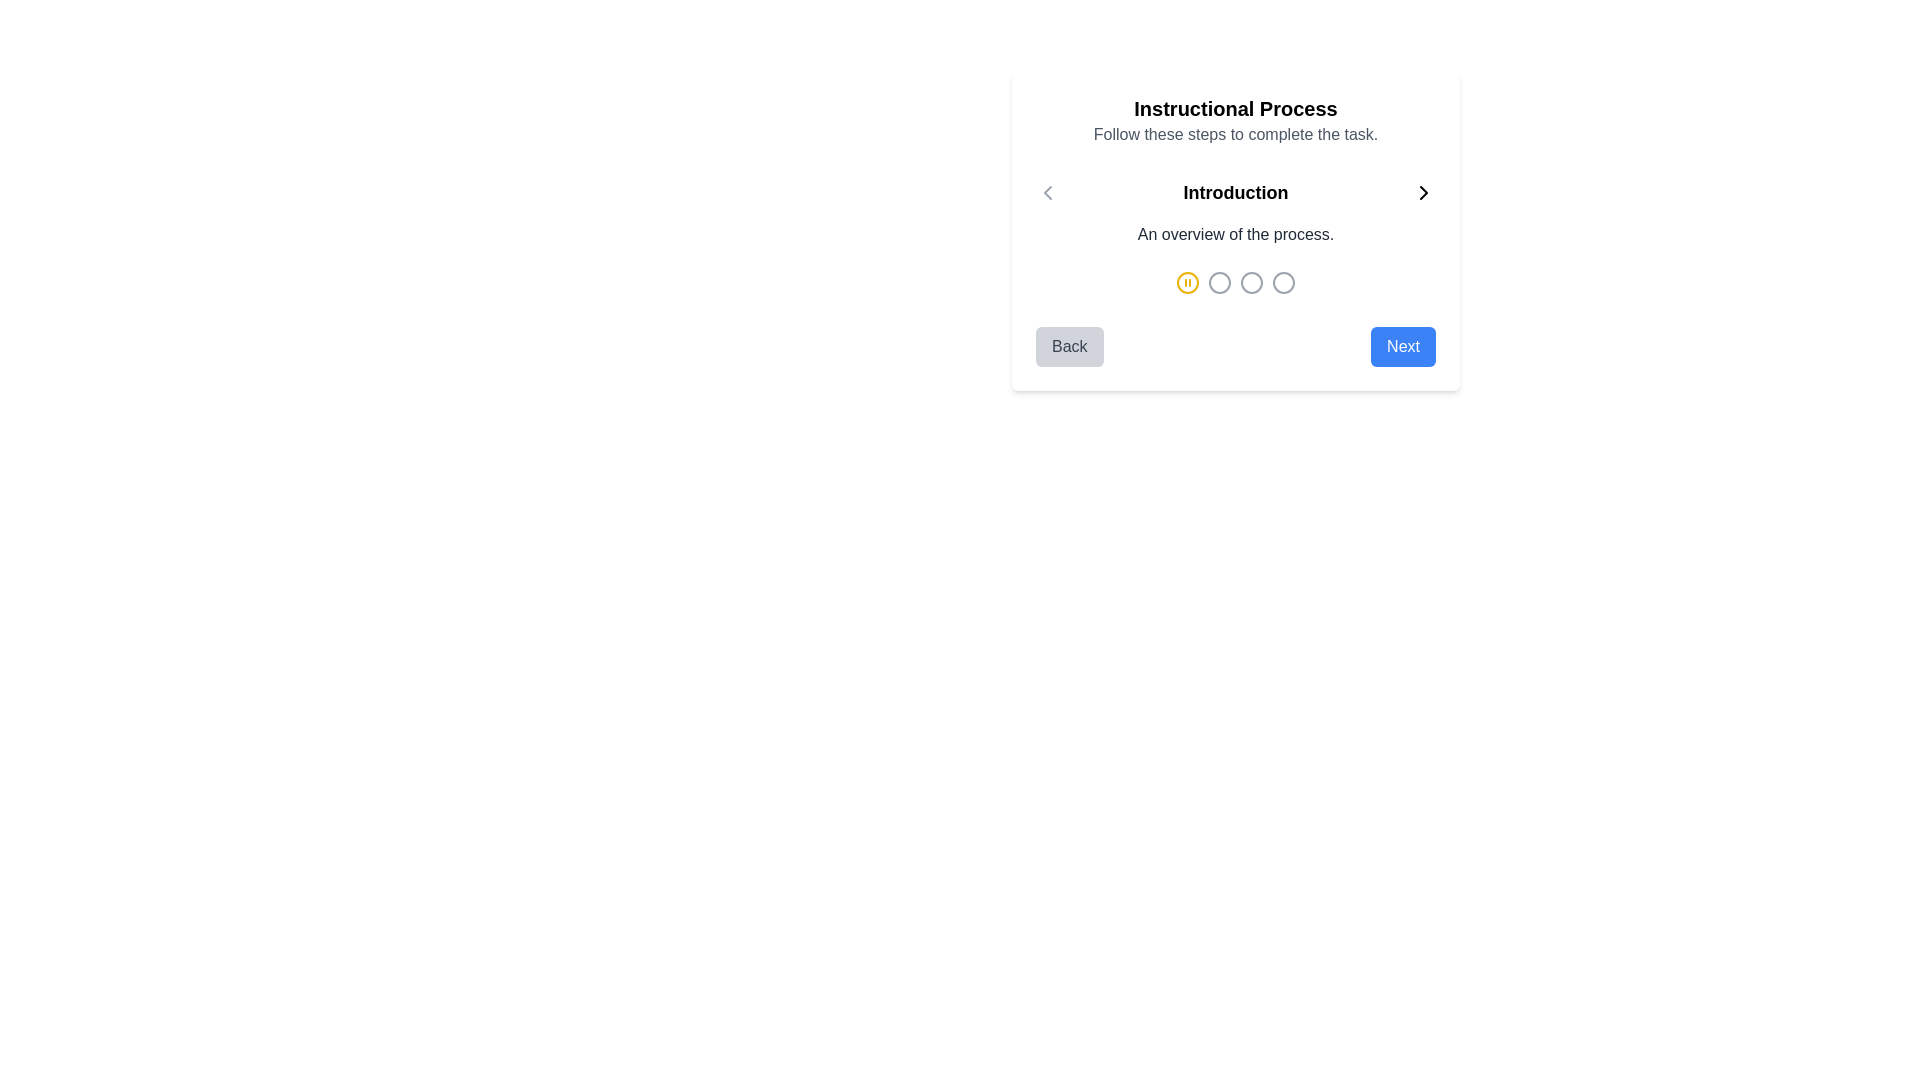  I want to click on the text element that reads 'Follow these steps to complete the task.' which is styled in gray and located directly below the header 'Instructional Process', so click(1235, 135).